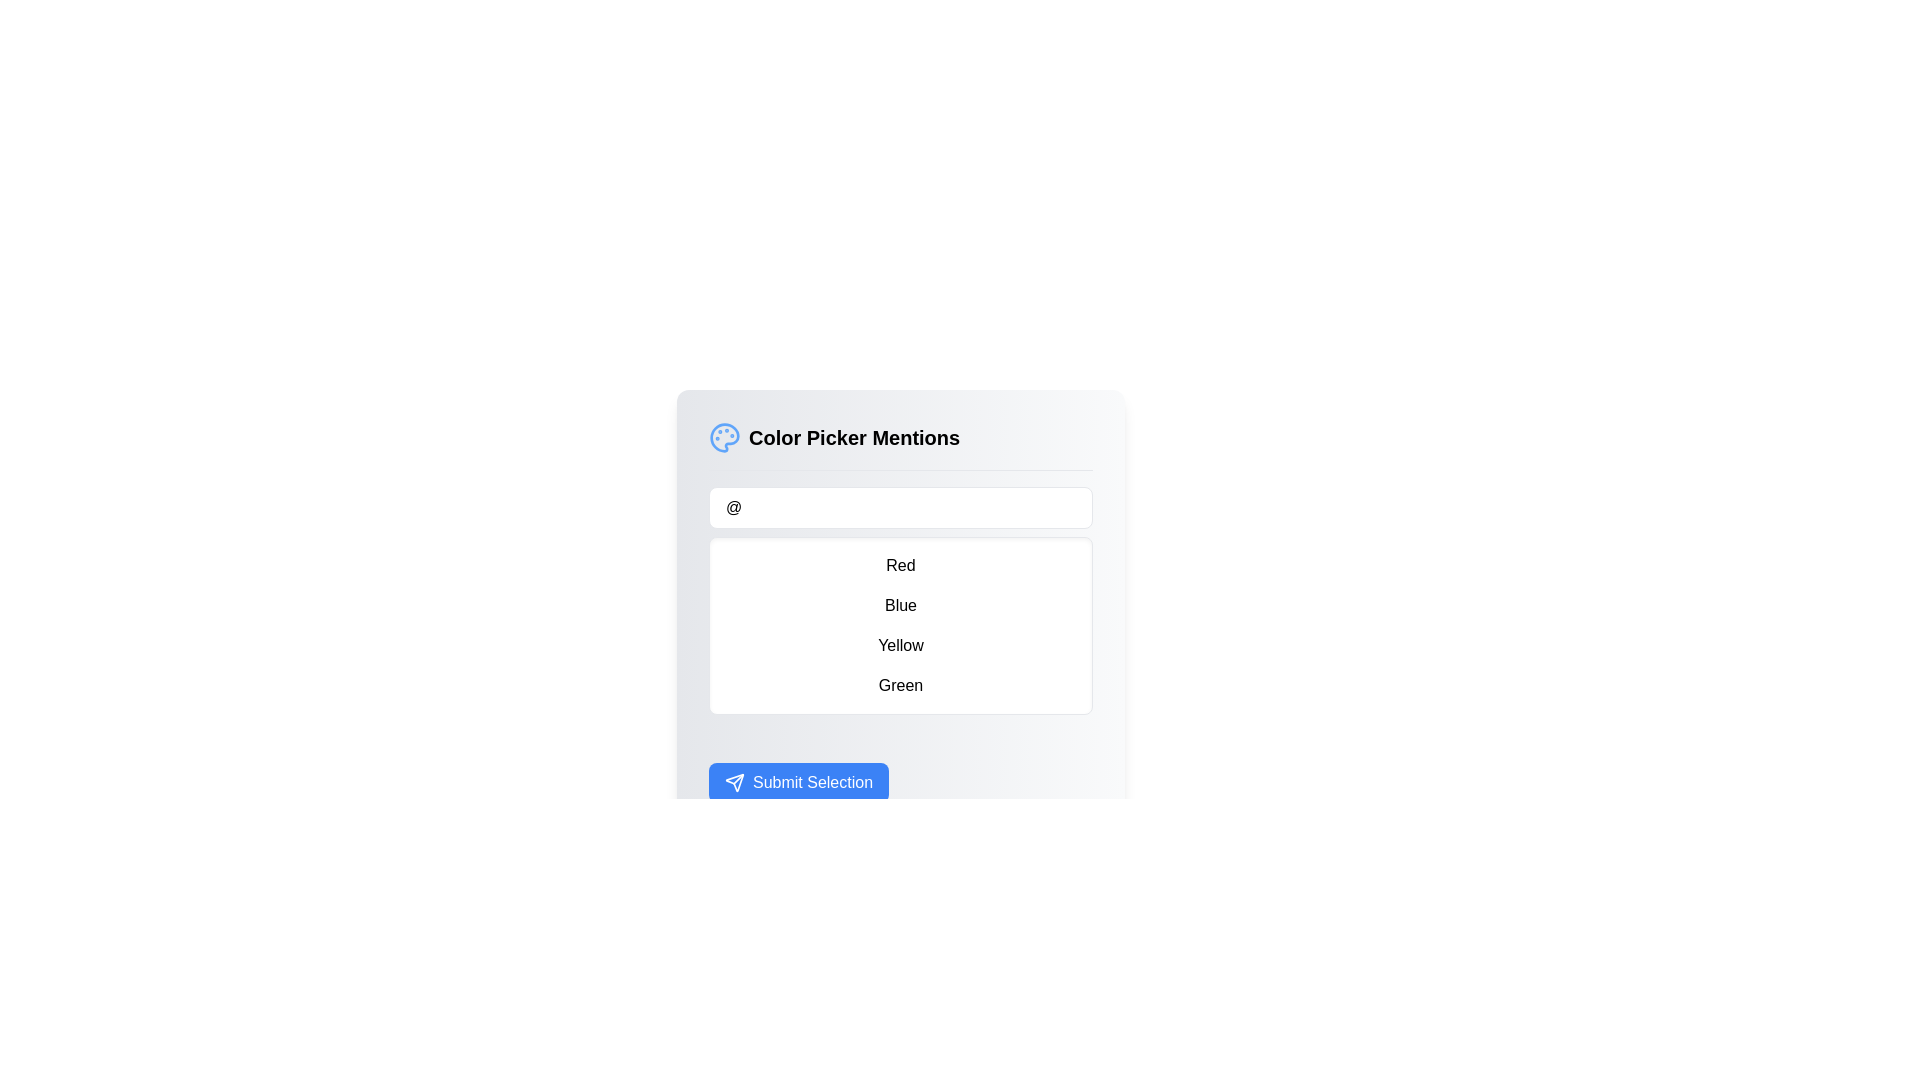 The width and height of the screenshot is (1920, 1080). What do you see at coordinates (900, 685) in the screenshot?
I see `the fourth item in the vertical list, which is positioned inside a bordered box` at bounding box center [900, 685].